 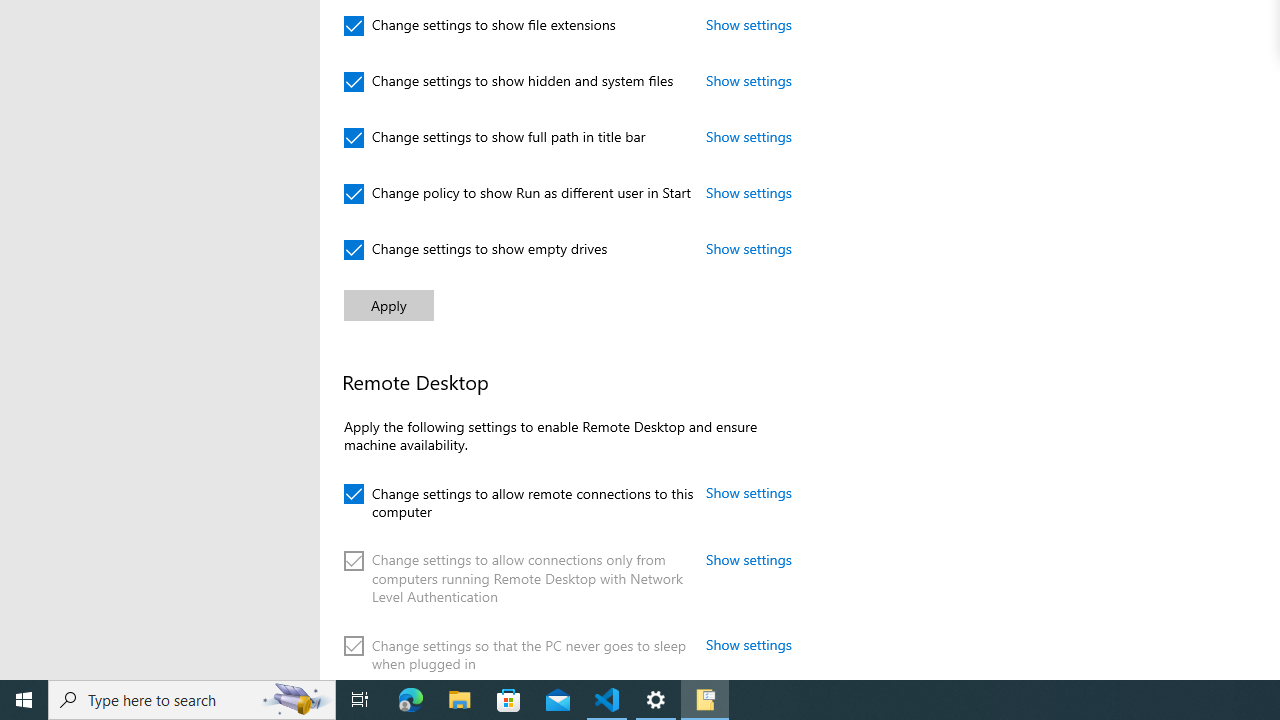 What do you see at coordinates (509, 698) in the screenshot?
I see `'Microsoft Store'` at bounding box center [509, 698].